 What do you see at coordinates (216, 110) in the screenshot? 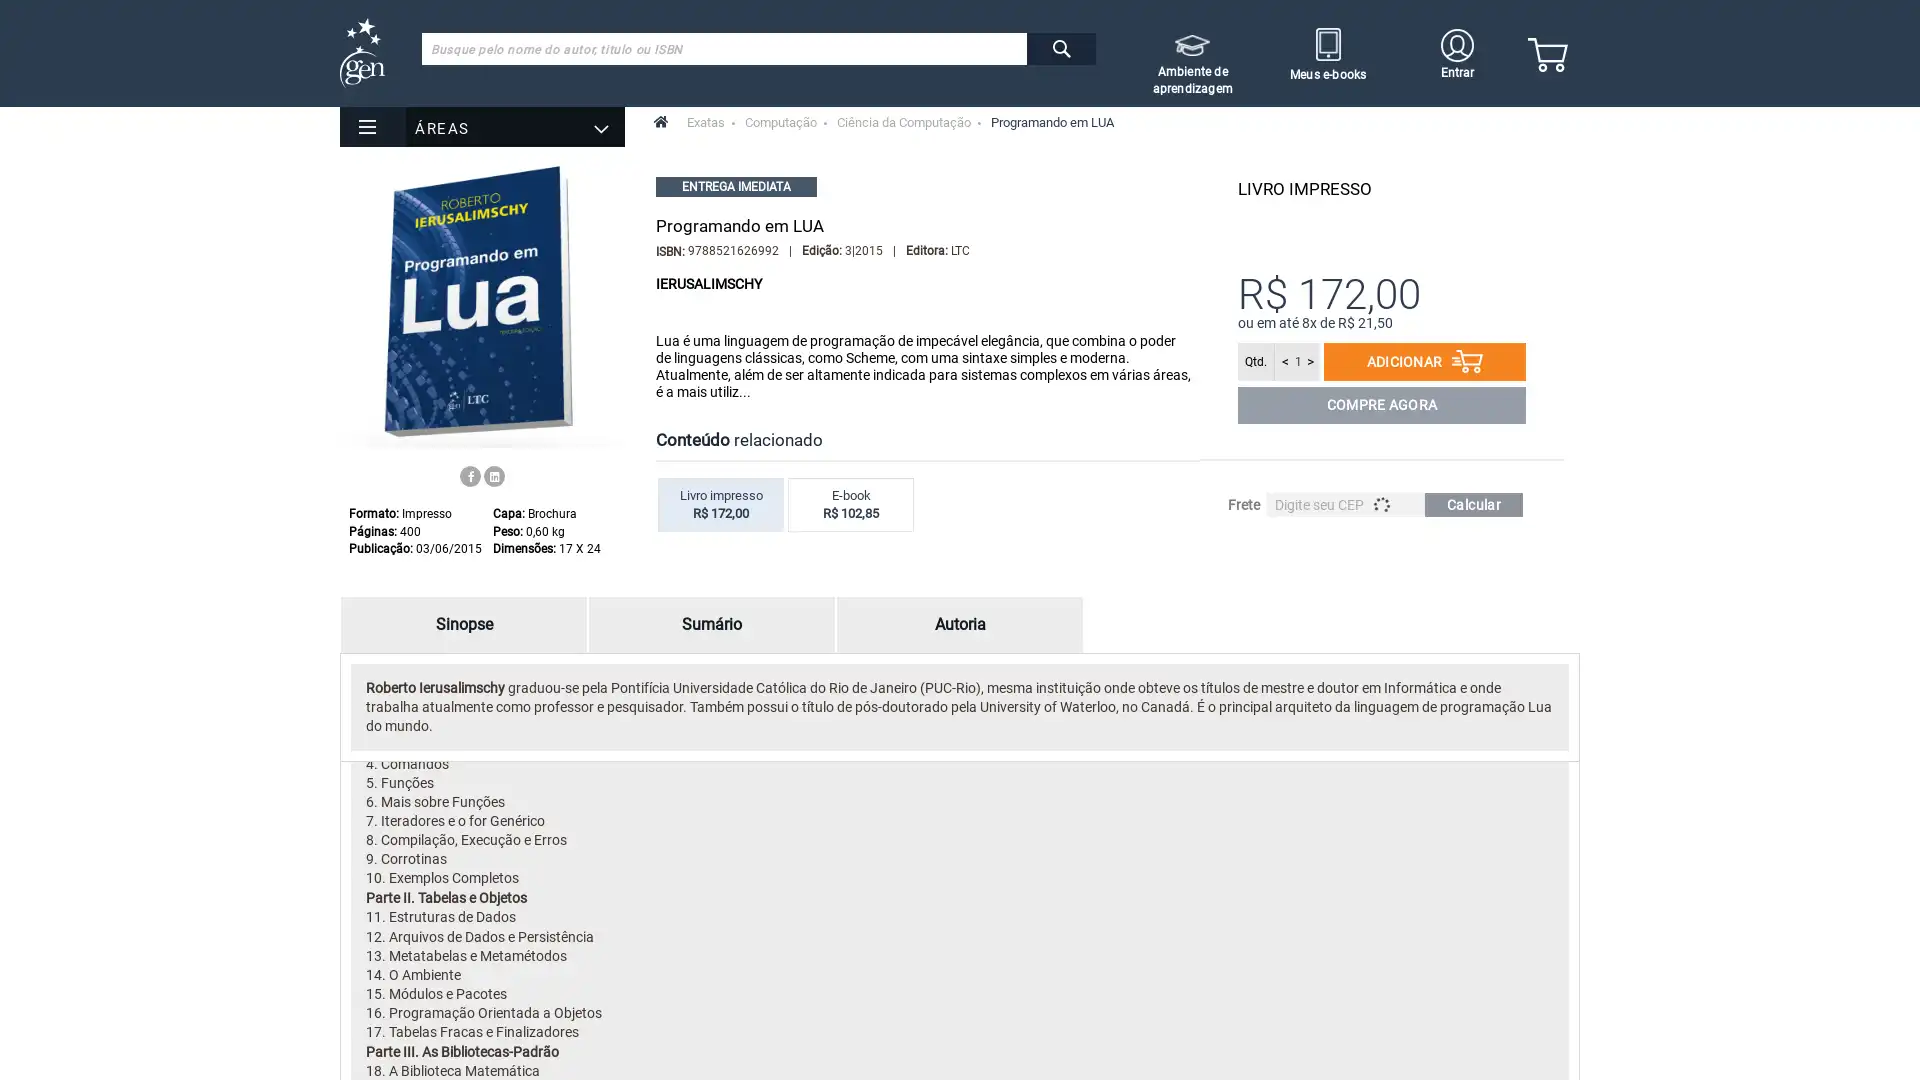
I see `Configuracoes` at bounding box center [216, 110].